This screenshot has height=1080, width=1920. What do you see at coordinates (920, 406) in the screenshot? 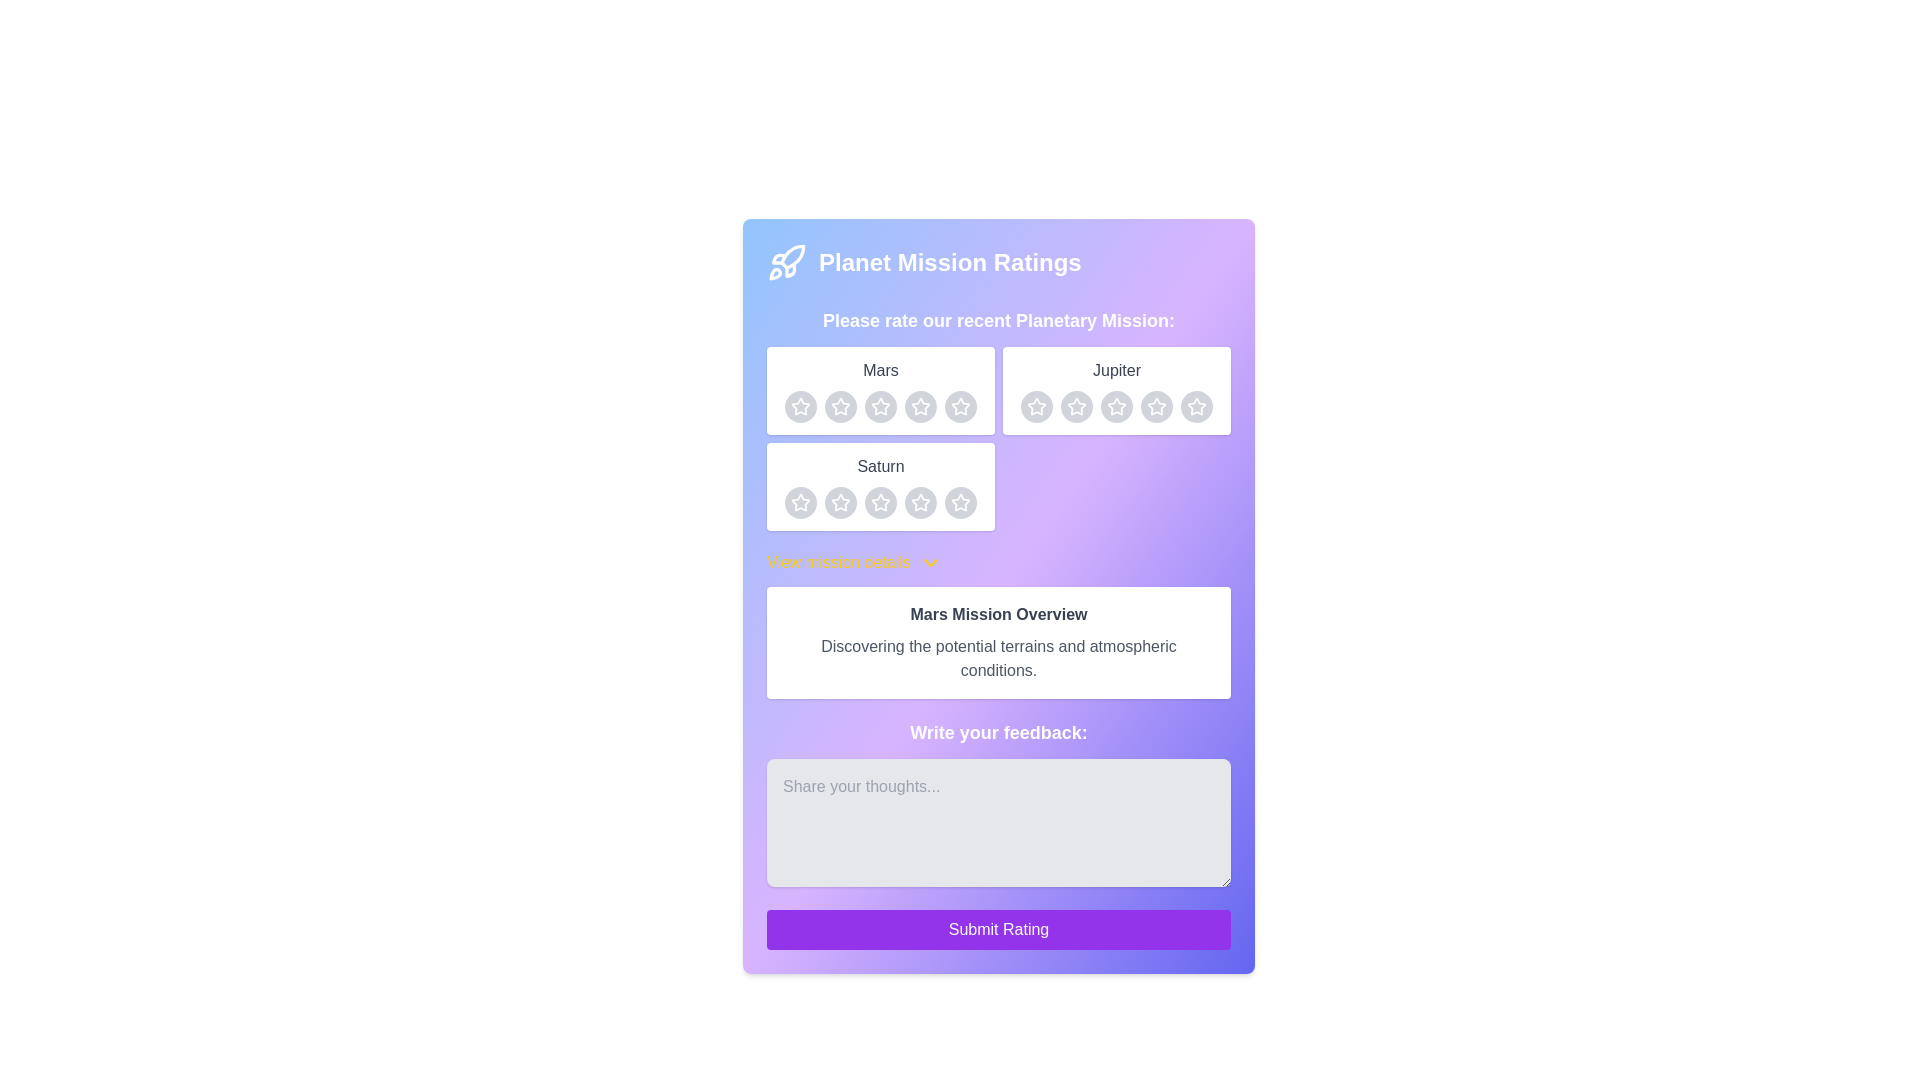
I see `the fourth star button in the 'Mars' rating section, which is a circular button with a light gray background and a white star-shaped icon in the center` at bounding box center [920, 406].